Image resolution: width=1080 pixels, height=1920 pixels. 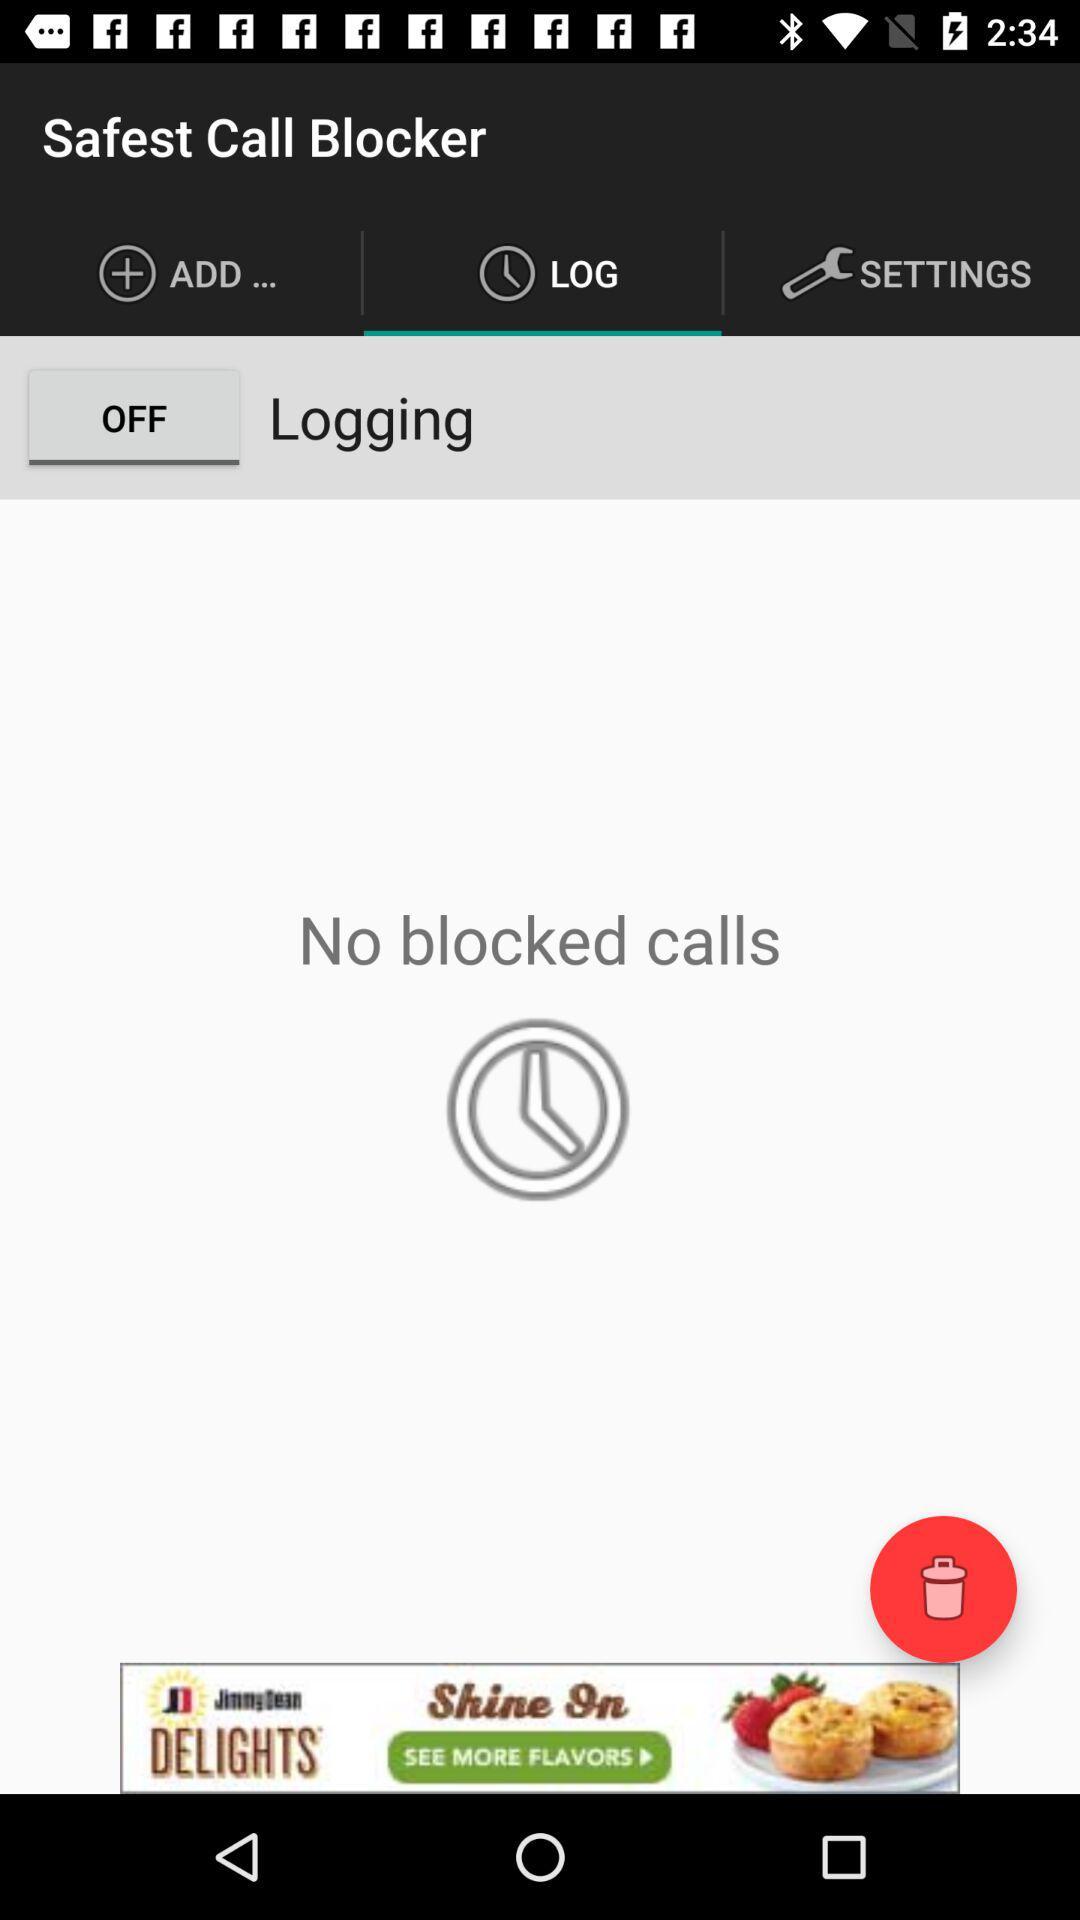 I want to click on advertisement banner, so click(x=540, y=1727).